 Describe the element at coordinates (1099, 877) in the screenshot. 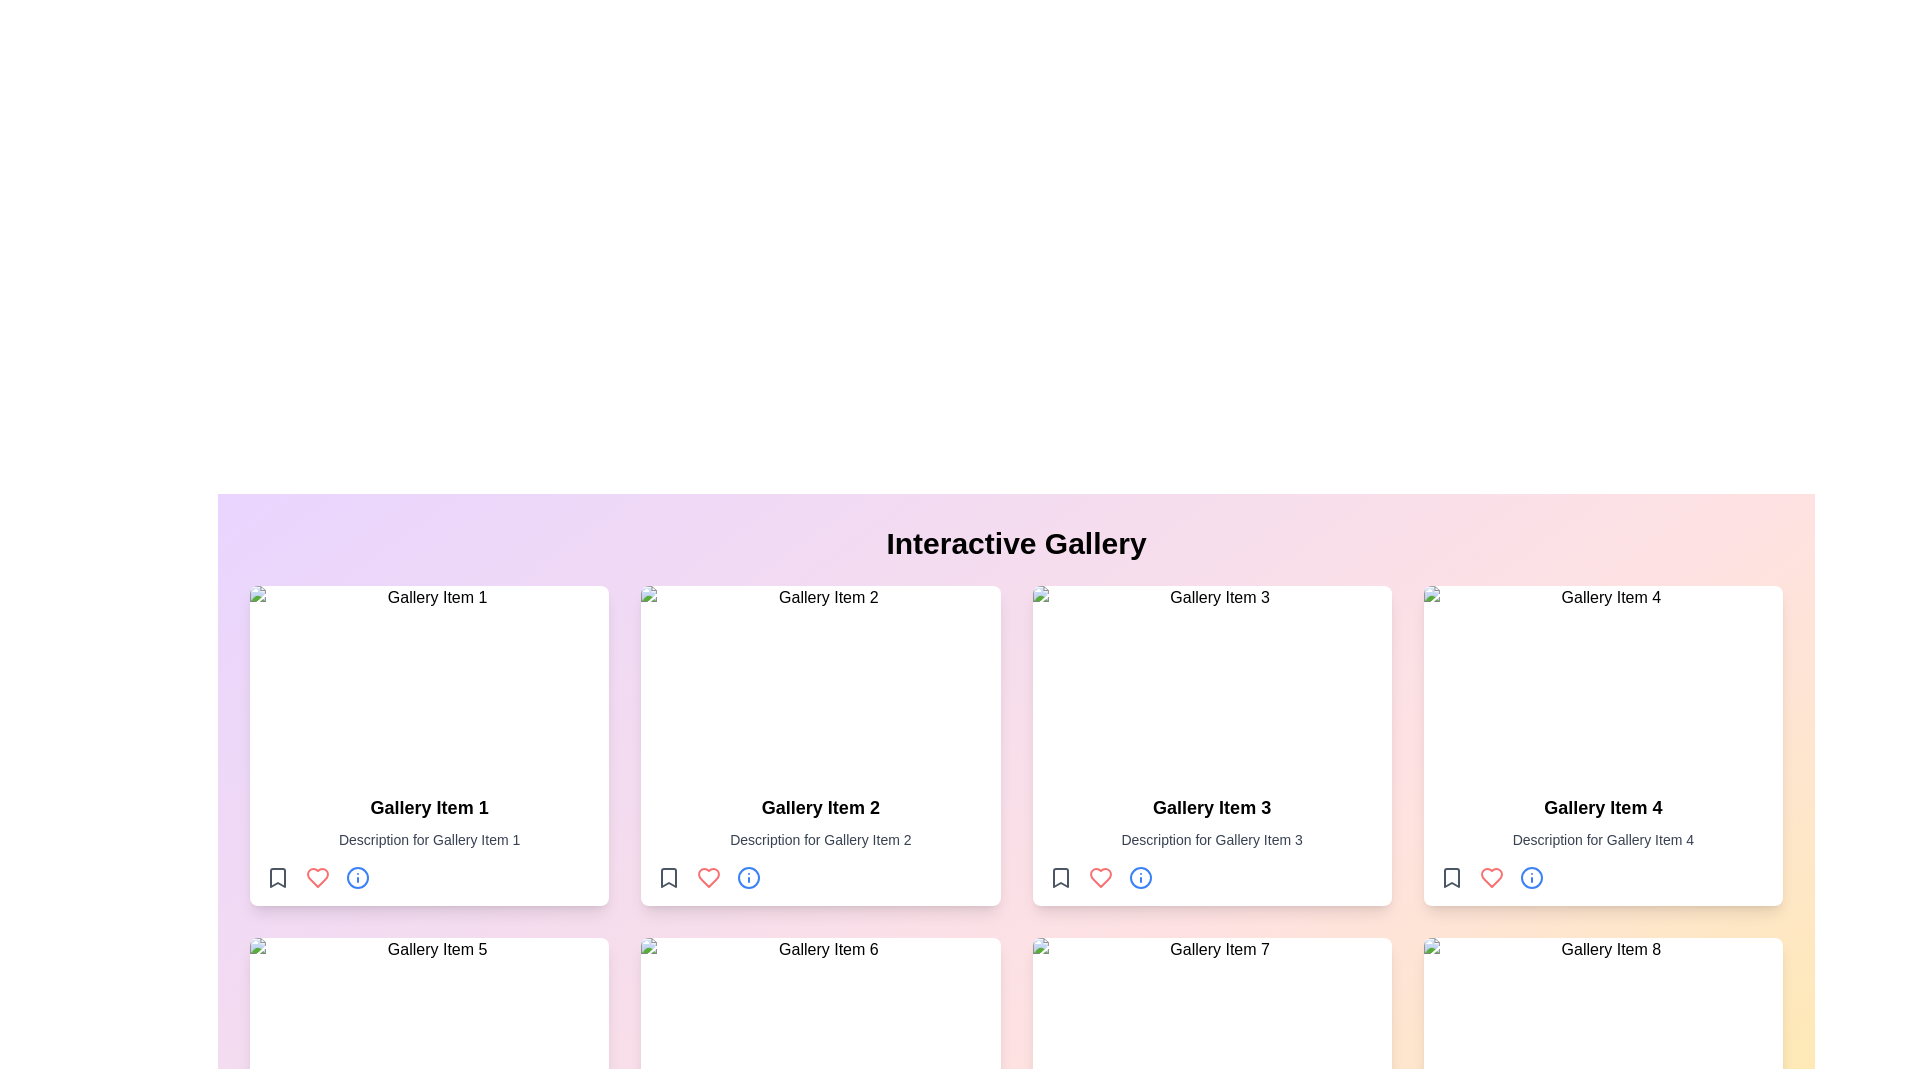

I see `the 'like' icon button located in the bottom section of the card labeled 'Gallery Item 3' to mark the item as liked` at that location.